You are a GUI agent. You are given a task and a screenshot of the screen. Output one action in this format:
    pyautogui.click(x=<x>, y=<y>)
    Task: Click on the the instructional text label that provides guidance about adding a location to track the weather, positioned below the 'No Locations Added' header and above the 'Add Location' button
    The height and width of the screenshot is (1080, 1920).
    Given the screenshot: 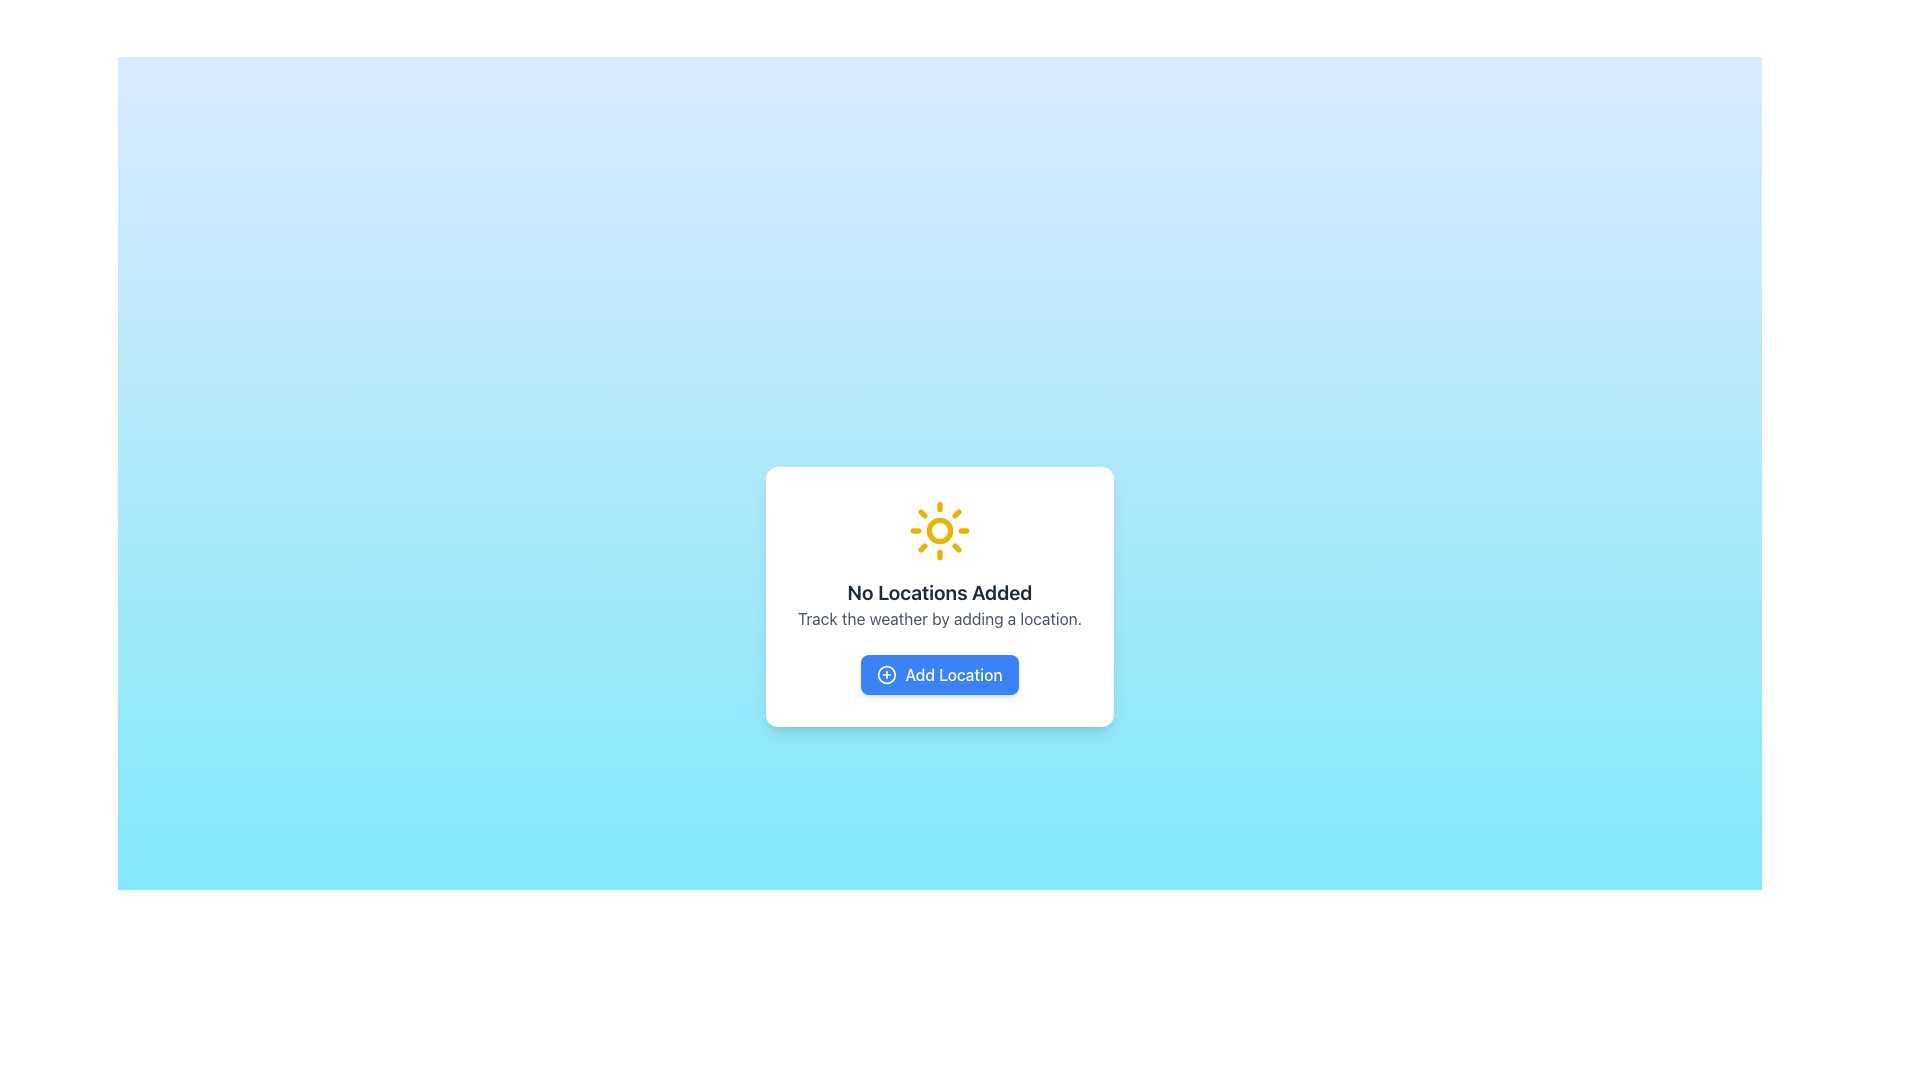 What is the action you would take?
    pyautogui.click(x=939, y=617)
    